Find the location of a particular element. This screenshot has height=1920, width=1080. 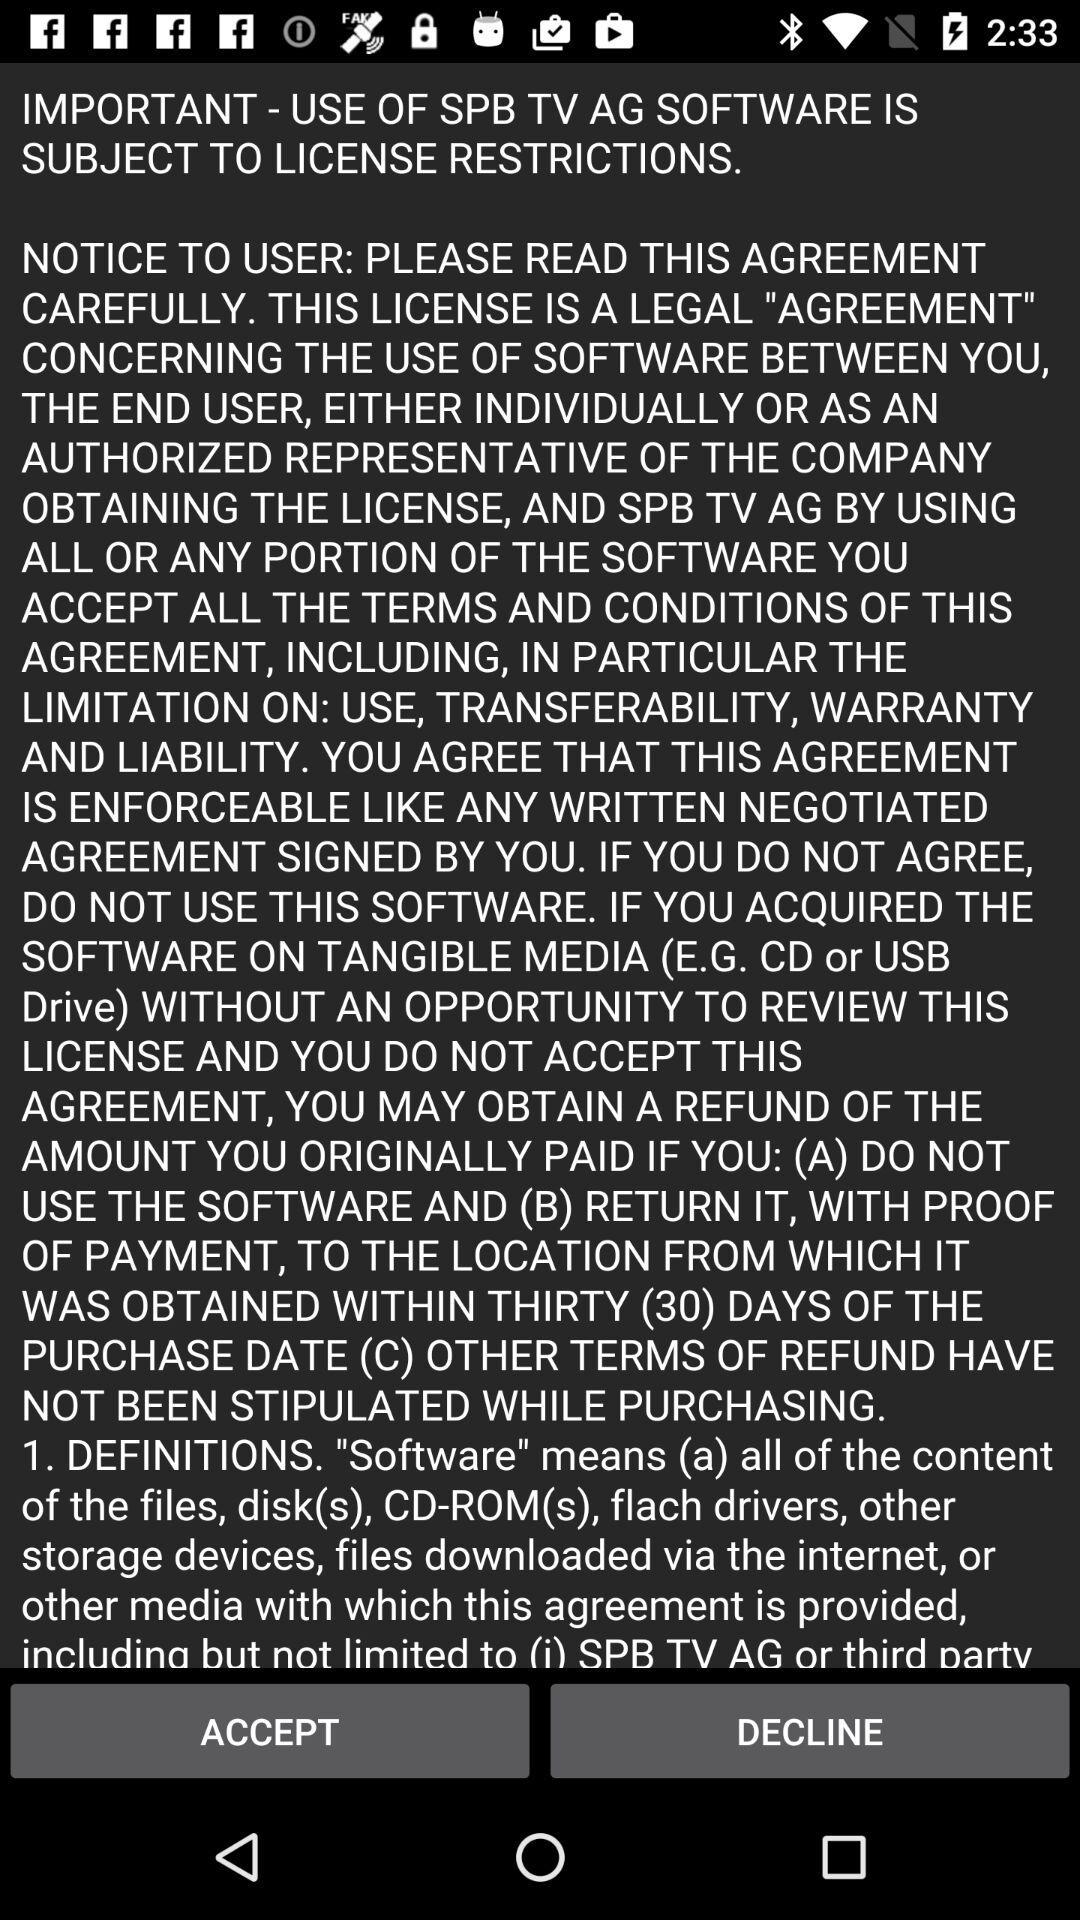

the icon next to the decline icon is located at coordinates (270, 1730).